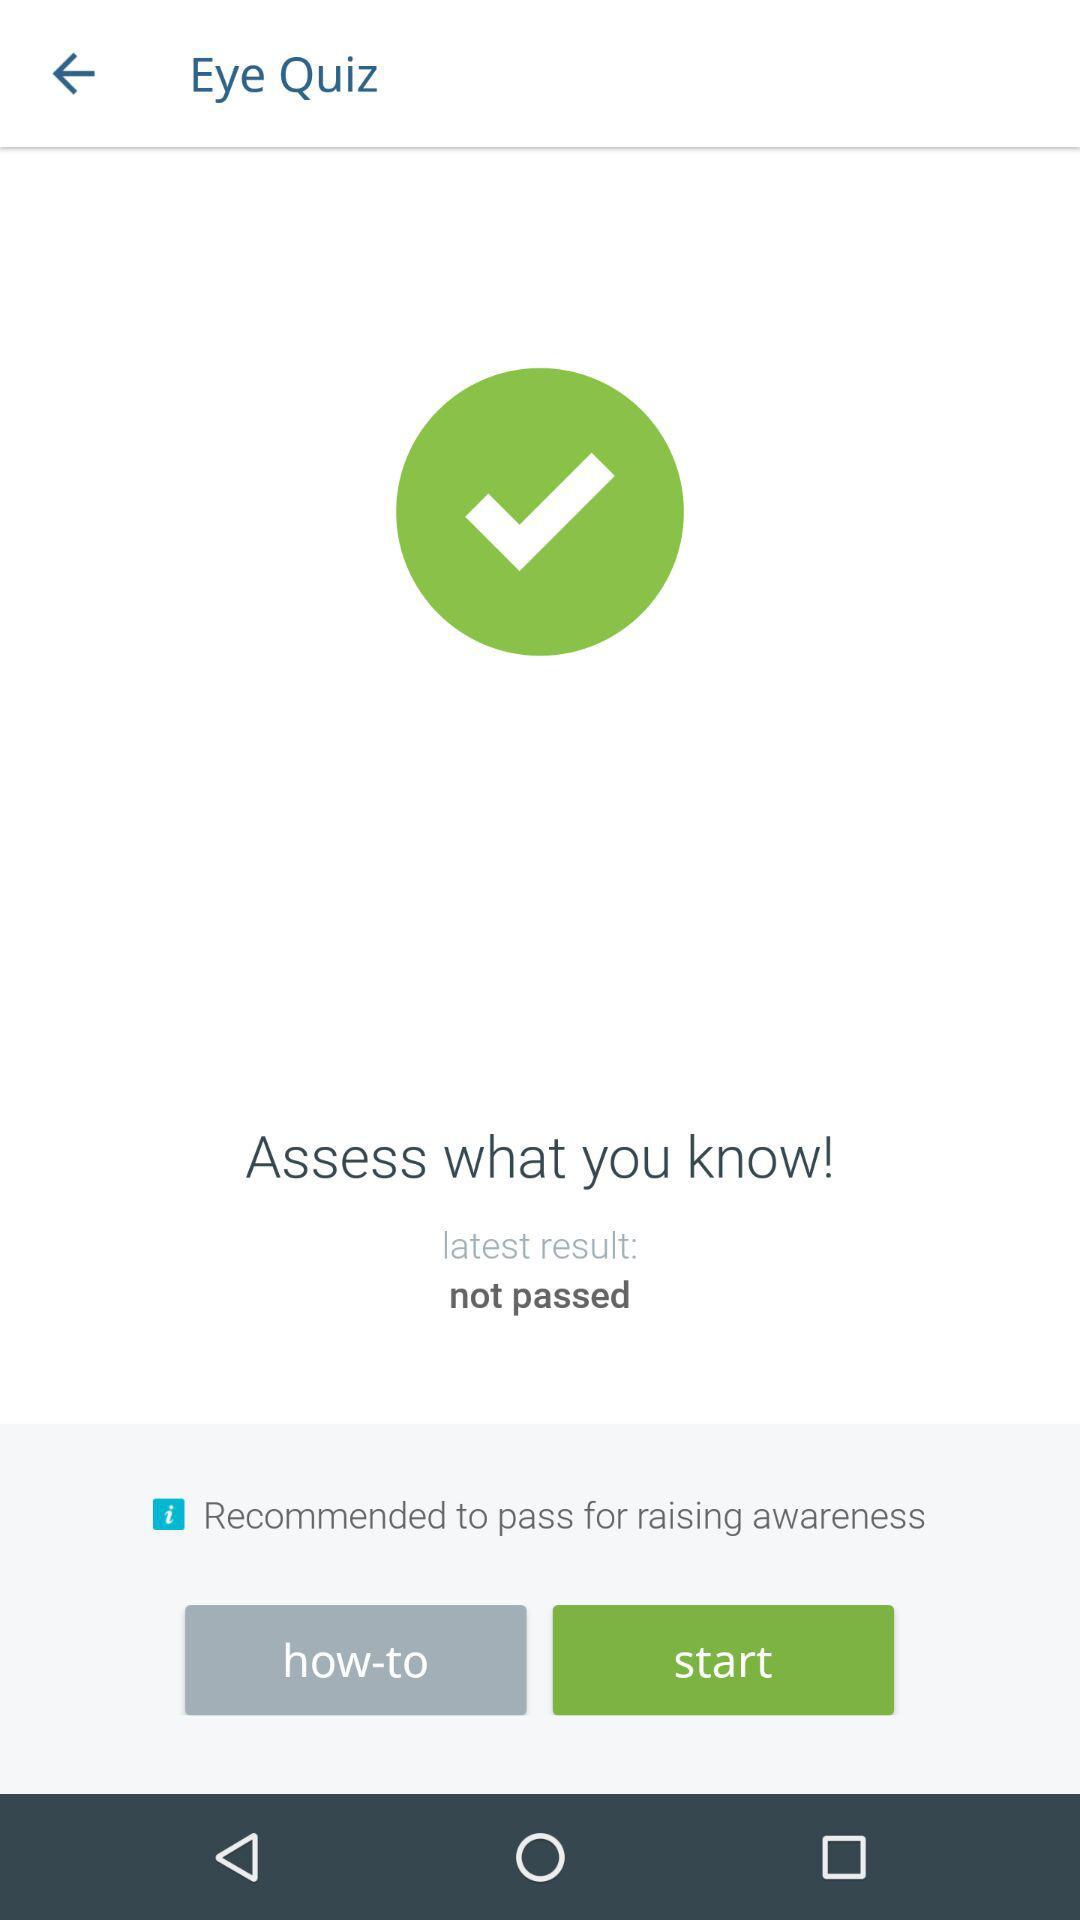 The image size is (1080, 1920). Describe the element at coordinates (72, 73) in the screenshot. I see `item to the left of eye quiz icon` at that location.